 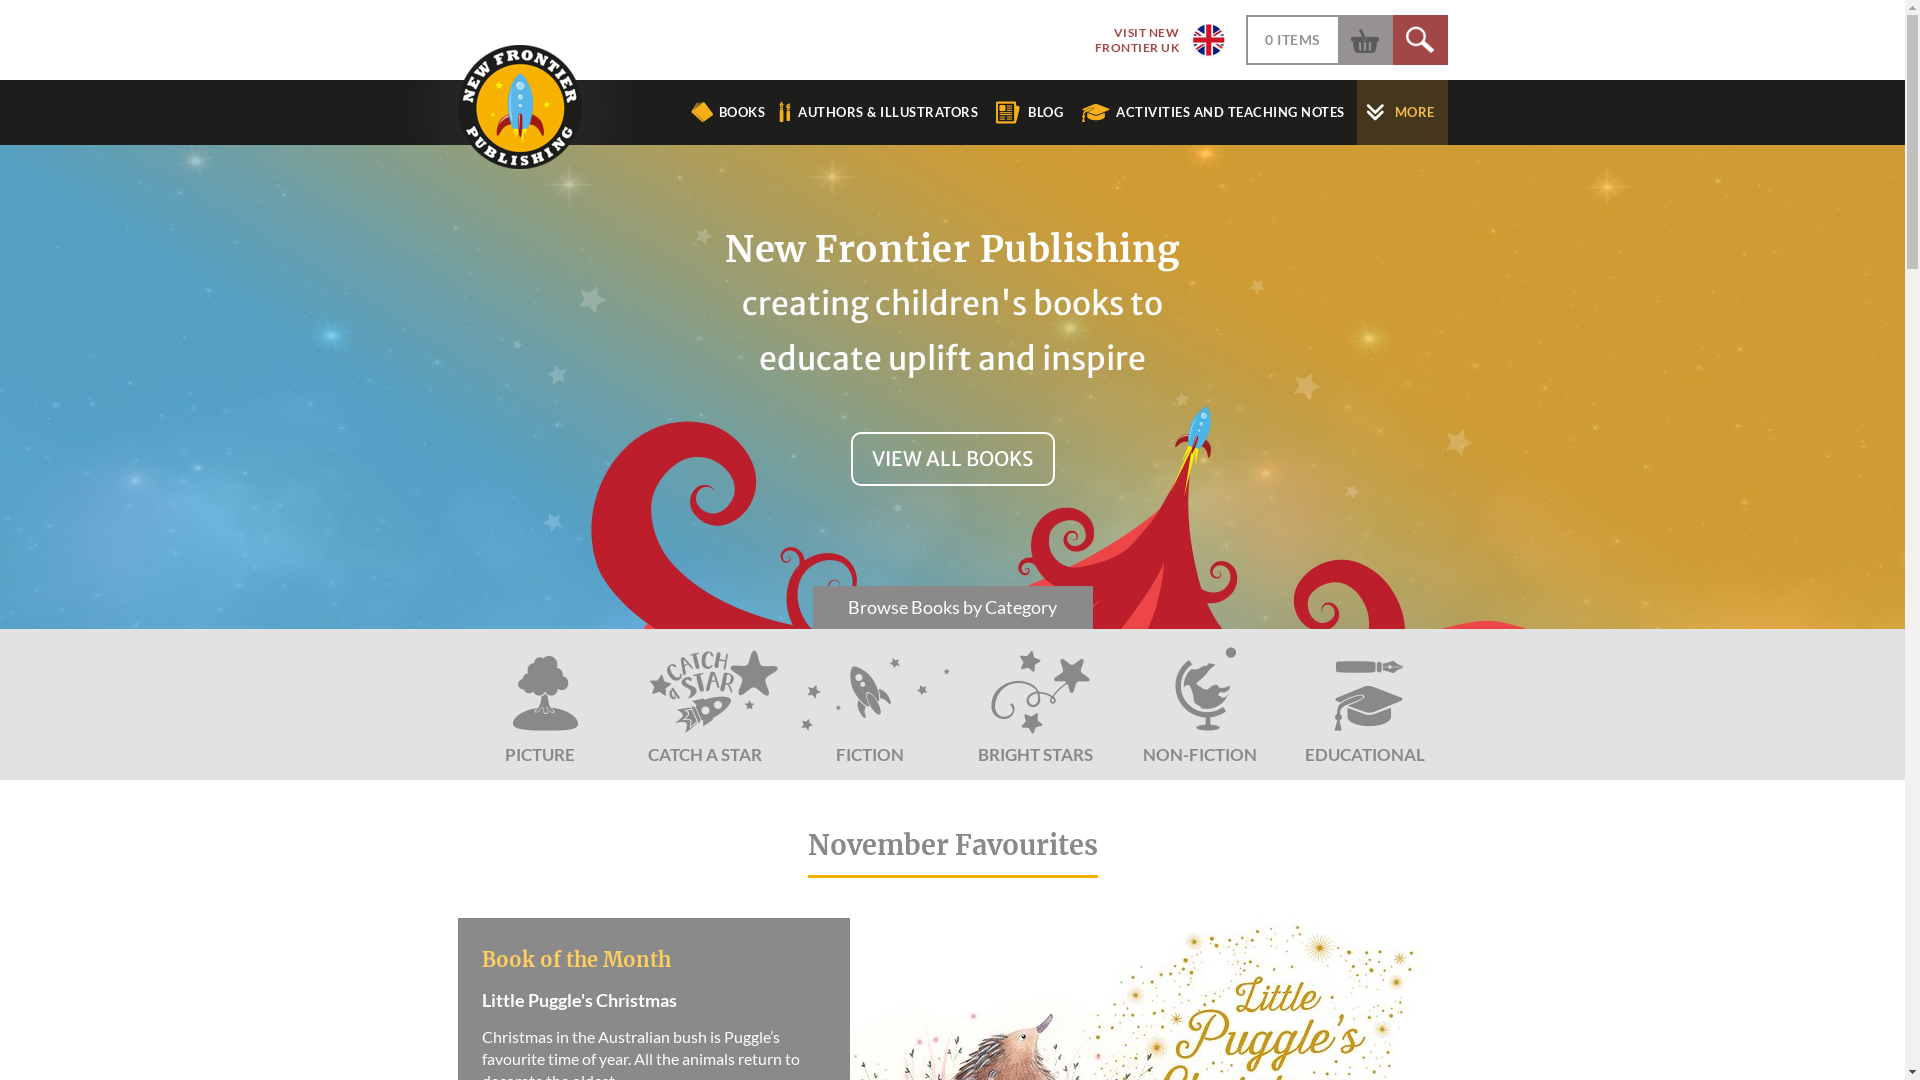 I want to click on 'ACTIVITIES AND TEACHING NOTES', so click(x=1217, y=112).